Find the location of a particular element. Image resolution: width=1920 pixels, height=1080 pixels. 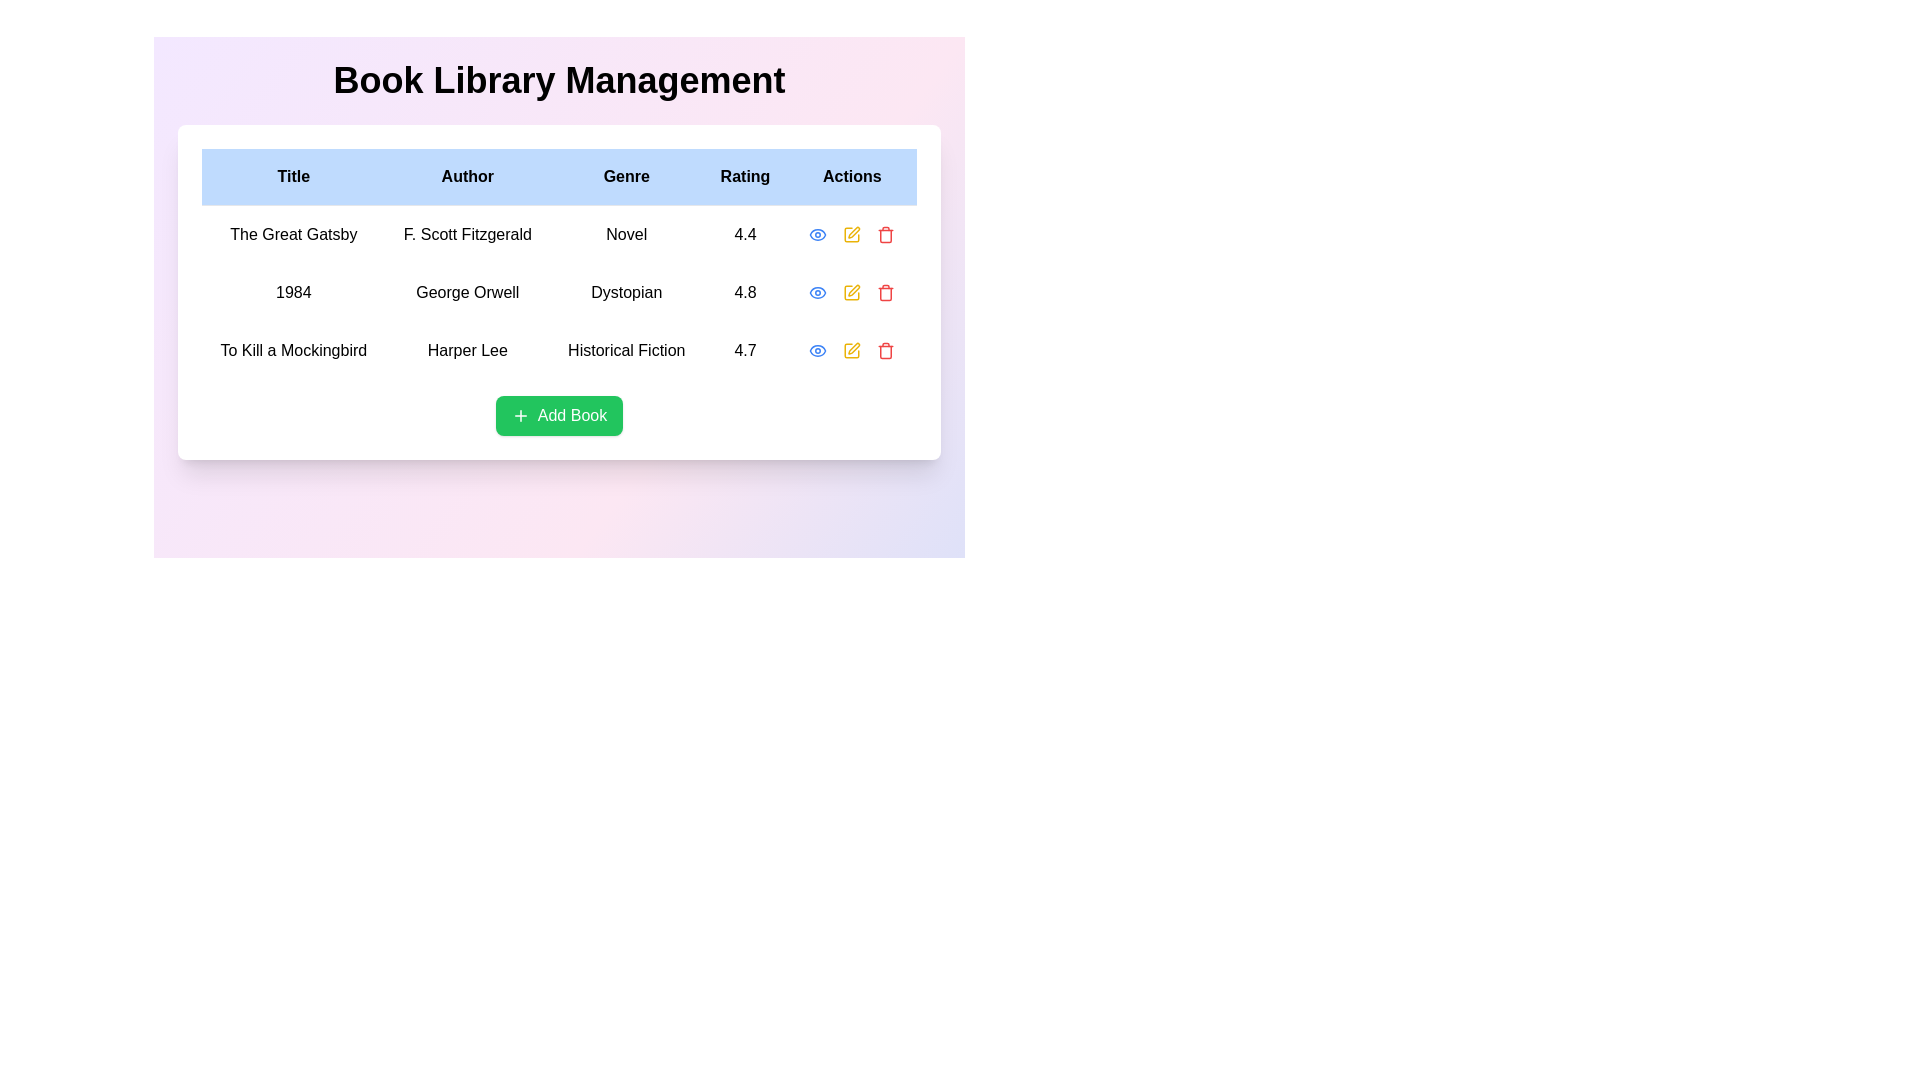

the small yellow edit icon styled as a pen located under the 'Actions' column for the book '1984' is located at coordinates (854, 290).